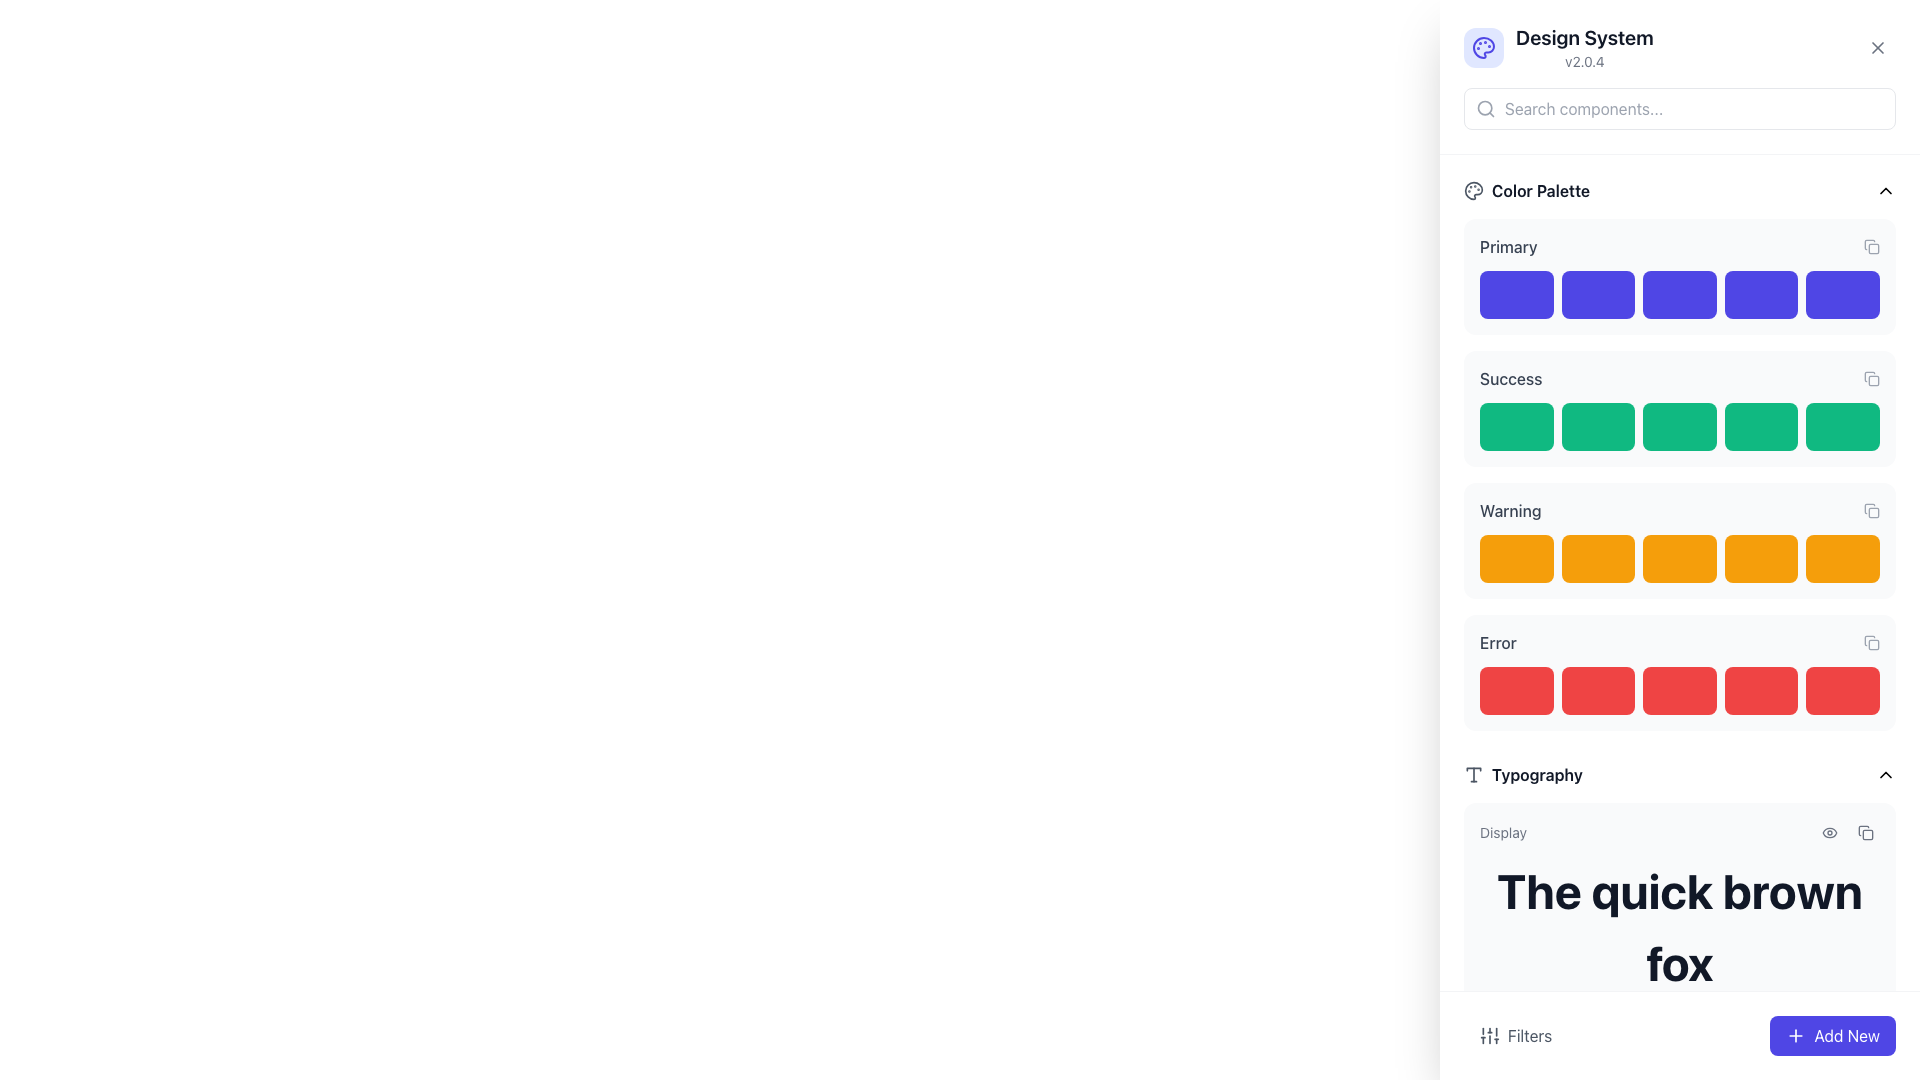 This screenshot has height=1080, width=1920. I want to click on the first green color swatch in the 'Success' section of the 'Color Palette' group located in the sidebar, so click(1516, 426).